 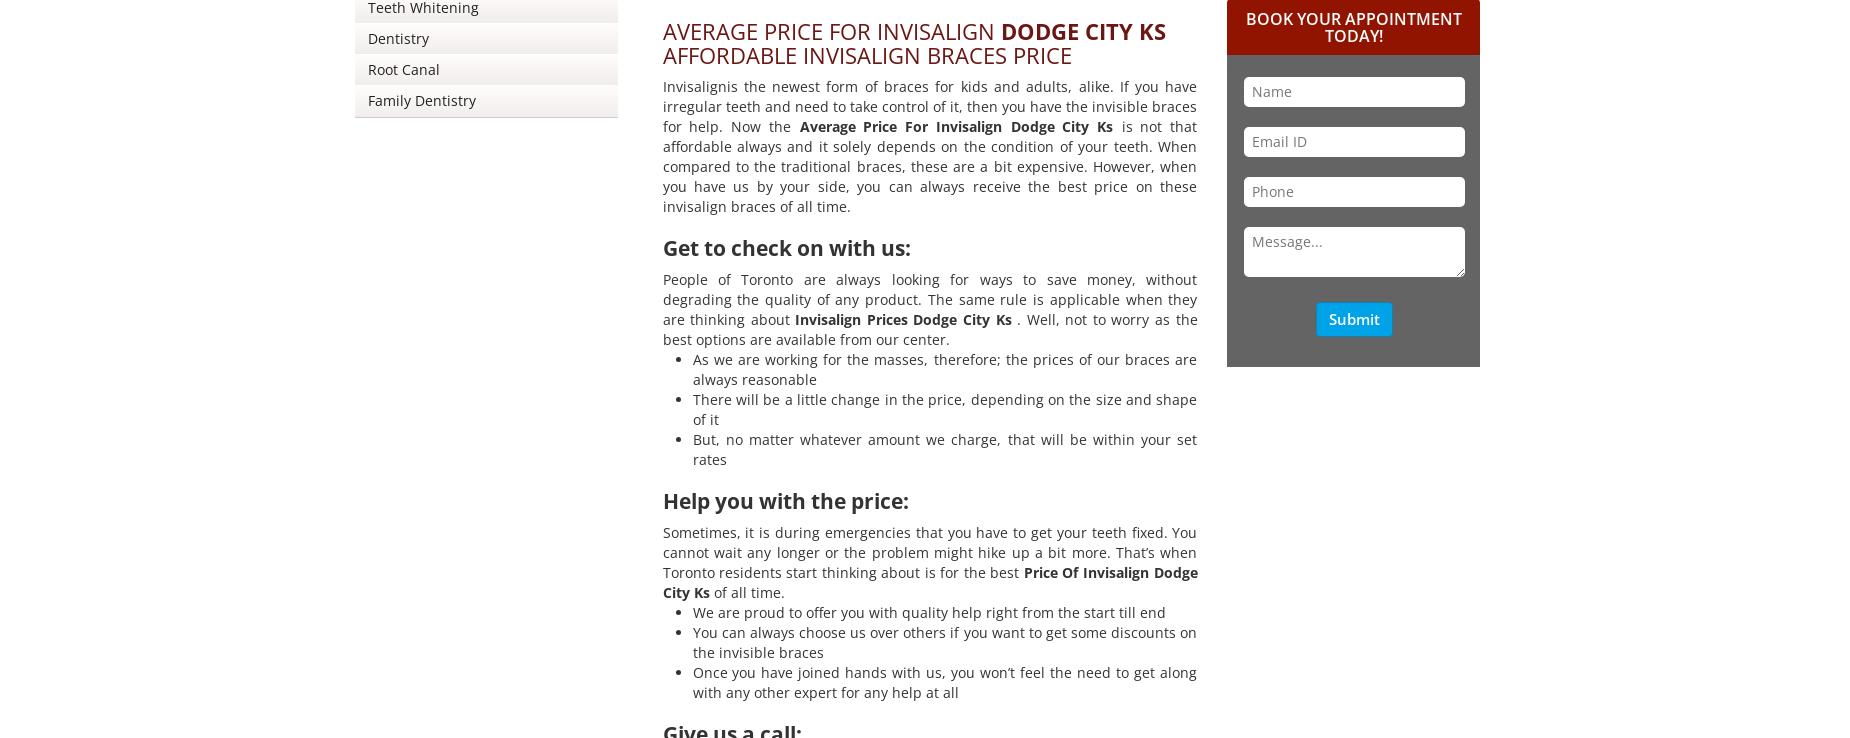 I want to click on 'People of Toronto are always looking for ways to save money, without degrading the quality of any product. The same rule is applicable when they are thinking about', so click(x=661, y=298).